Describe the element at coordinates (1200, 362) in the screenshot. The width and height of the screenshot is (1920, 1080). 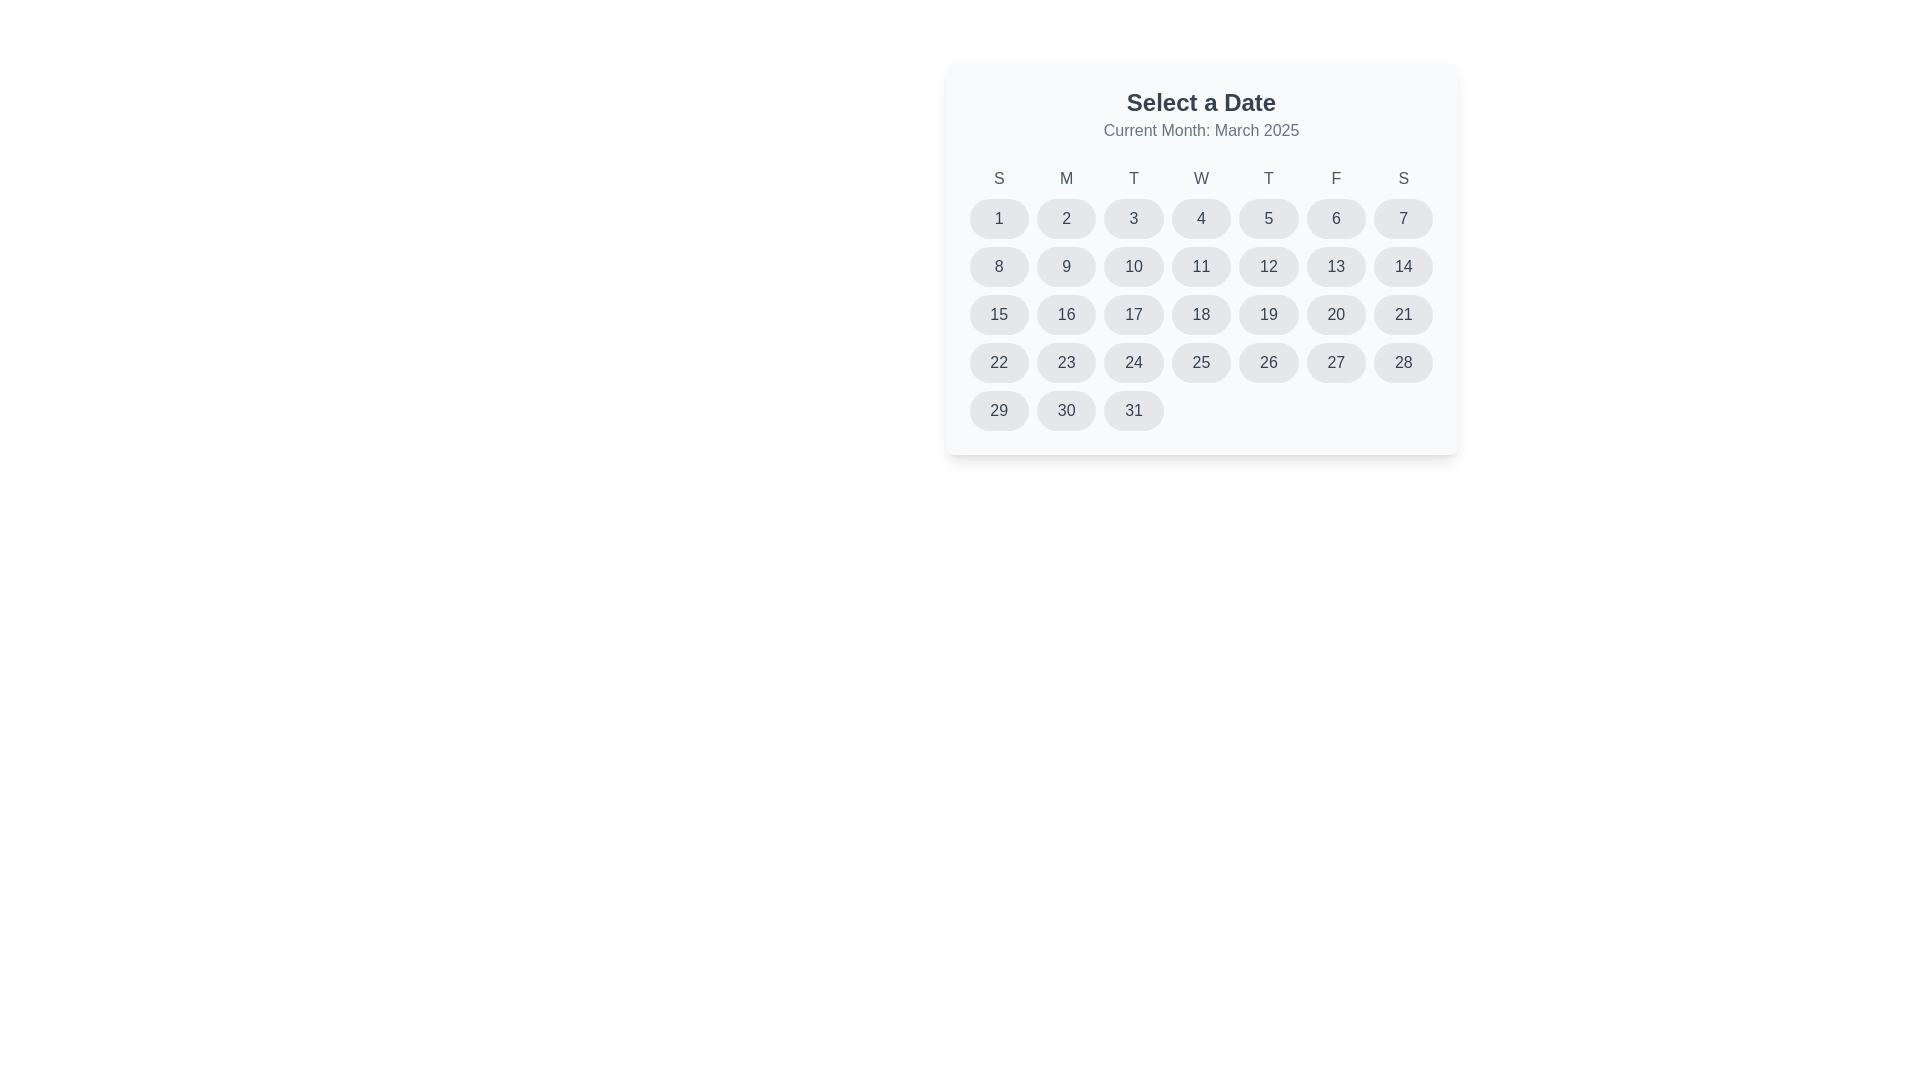
I see `the circular button with a light gray background and the number '25' in dark gray text` at that location.